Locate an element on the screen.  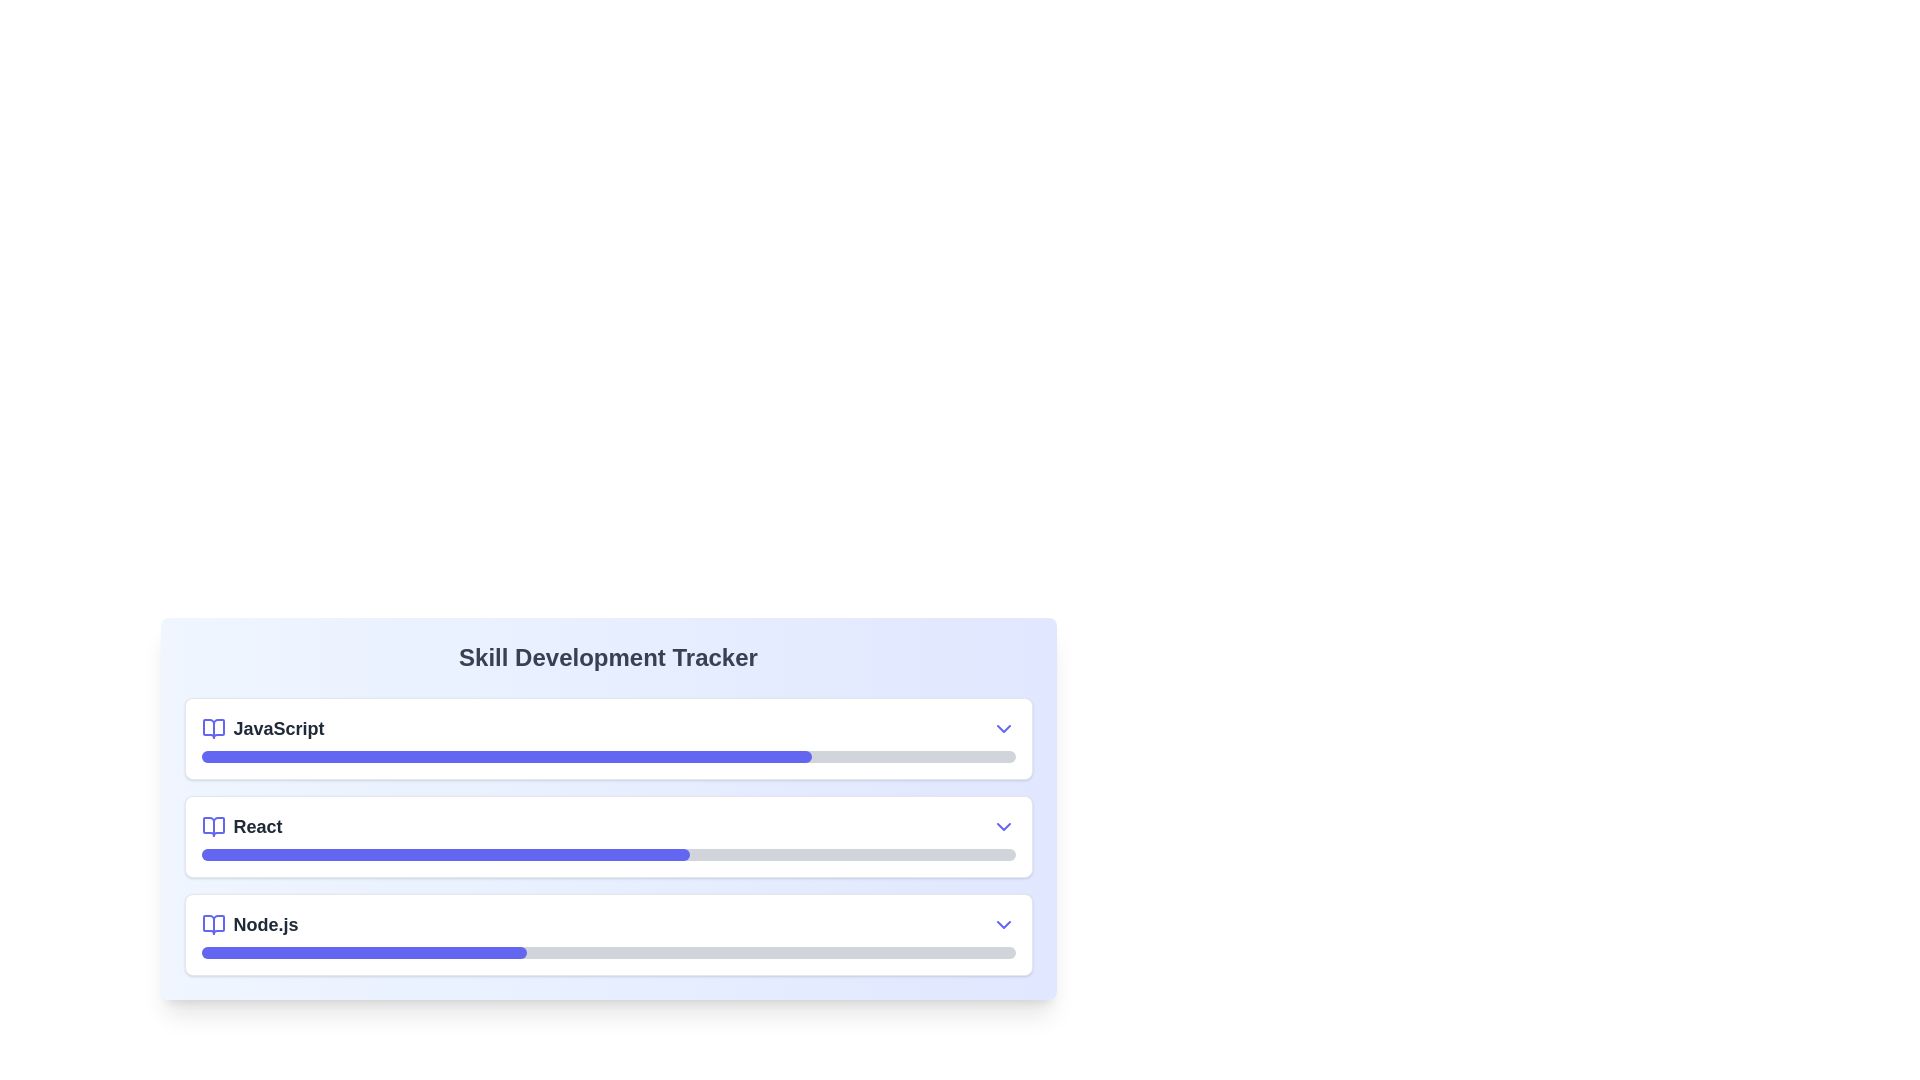
the progress bar is located at coordinates (364, 951).